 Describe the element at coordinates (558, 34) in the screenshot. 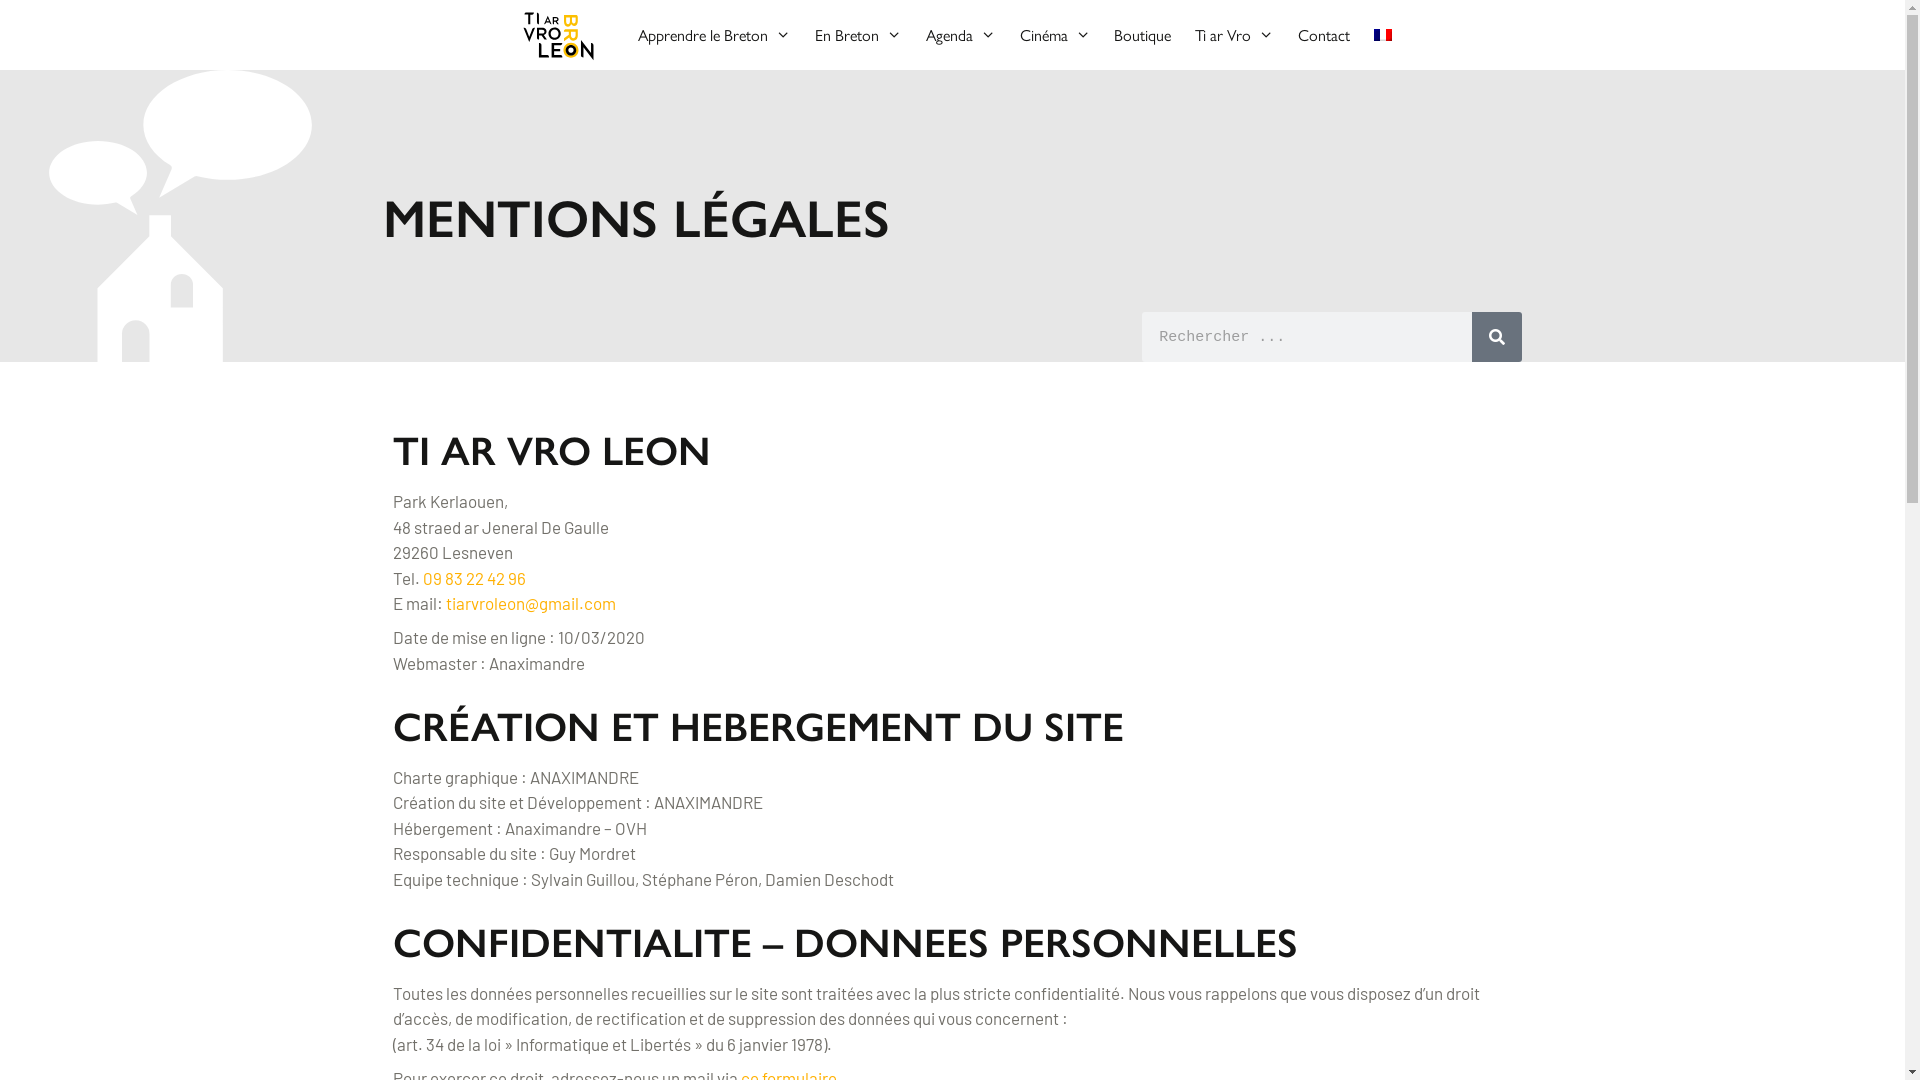

I see `'Tiarvro'` at that location.